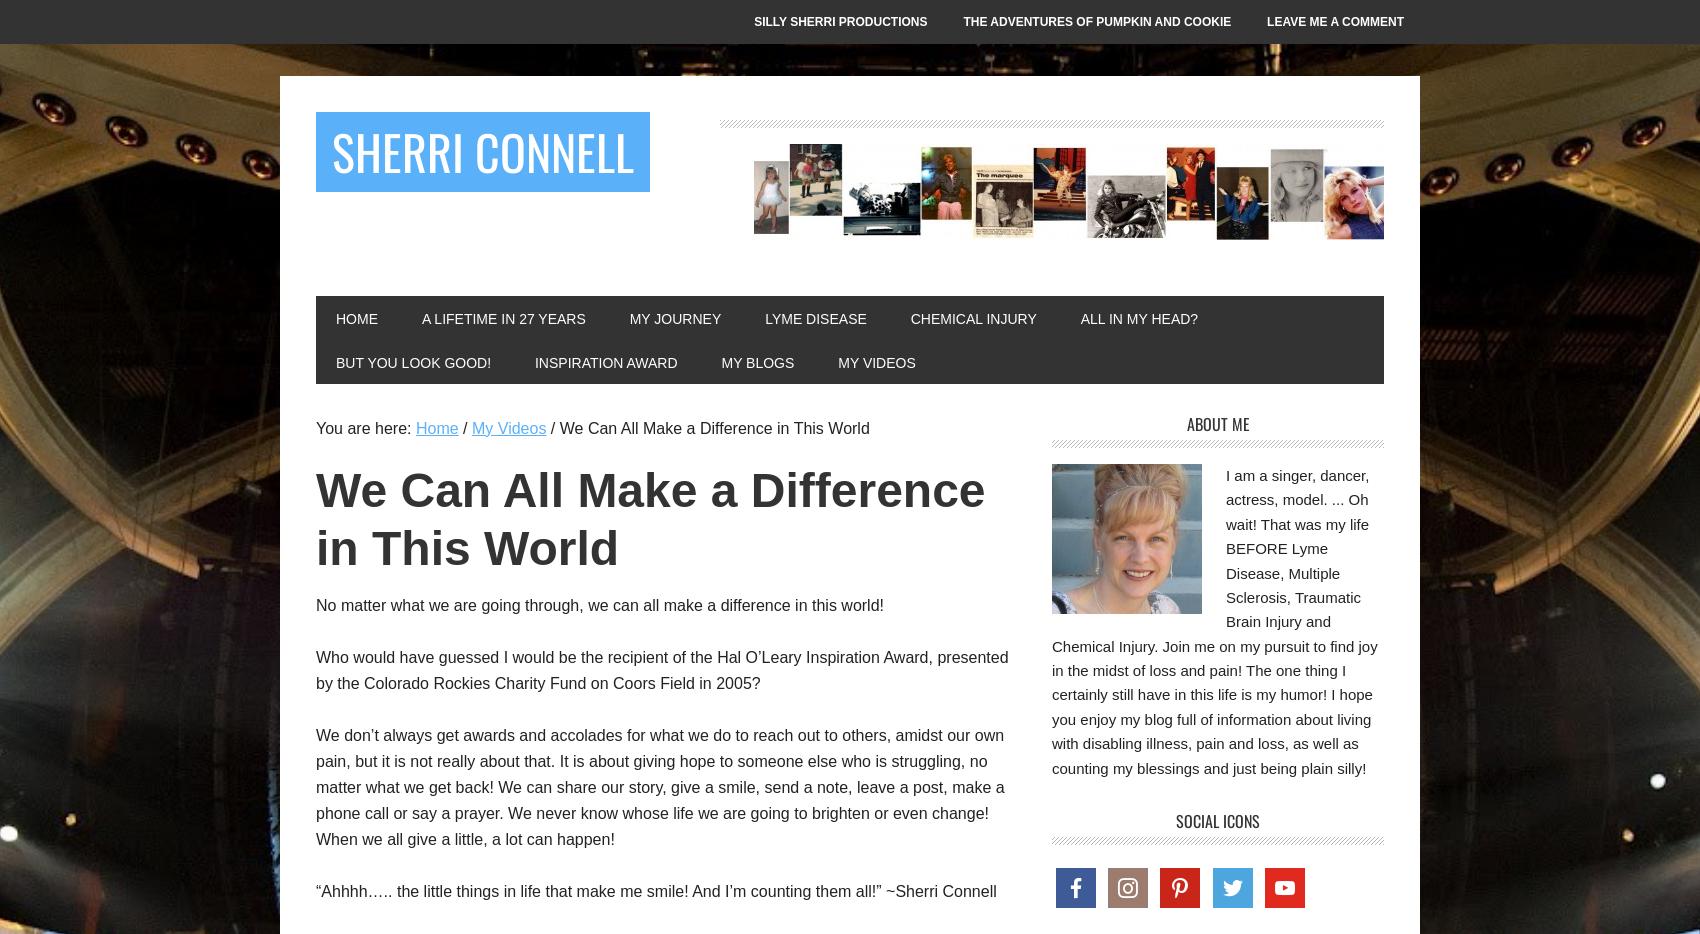 The height and width of the screenshot is (934, 1700). I want to click on 'Inspiration Award', so click(604, 363).